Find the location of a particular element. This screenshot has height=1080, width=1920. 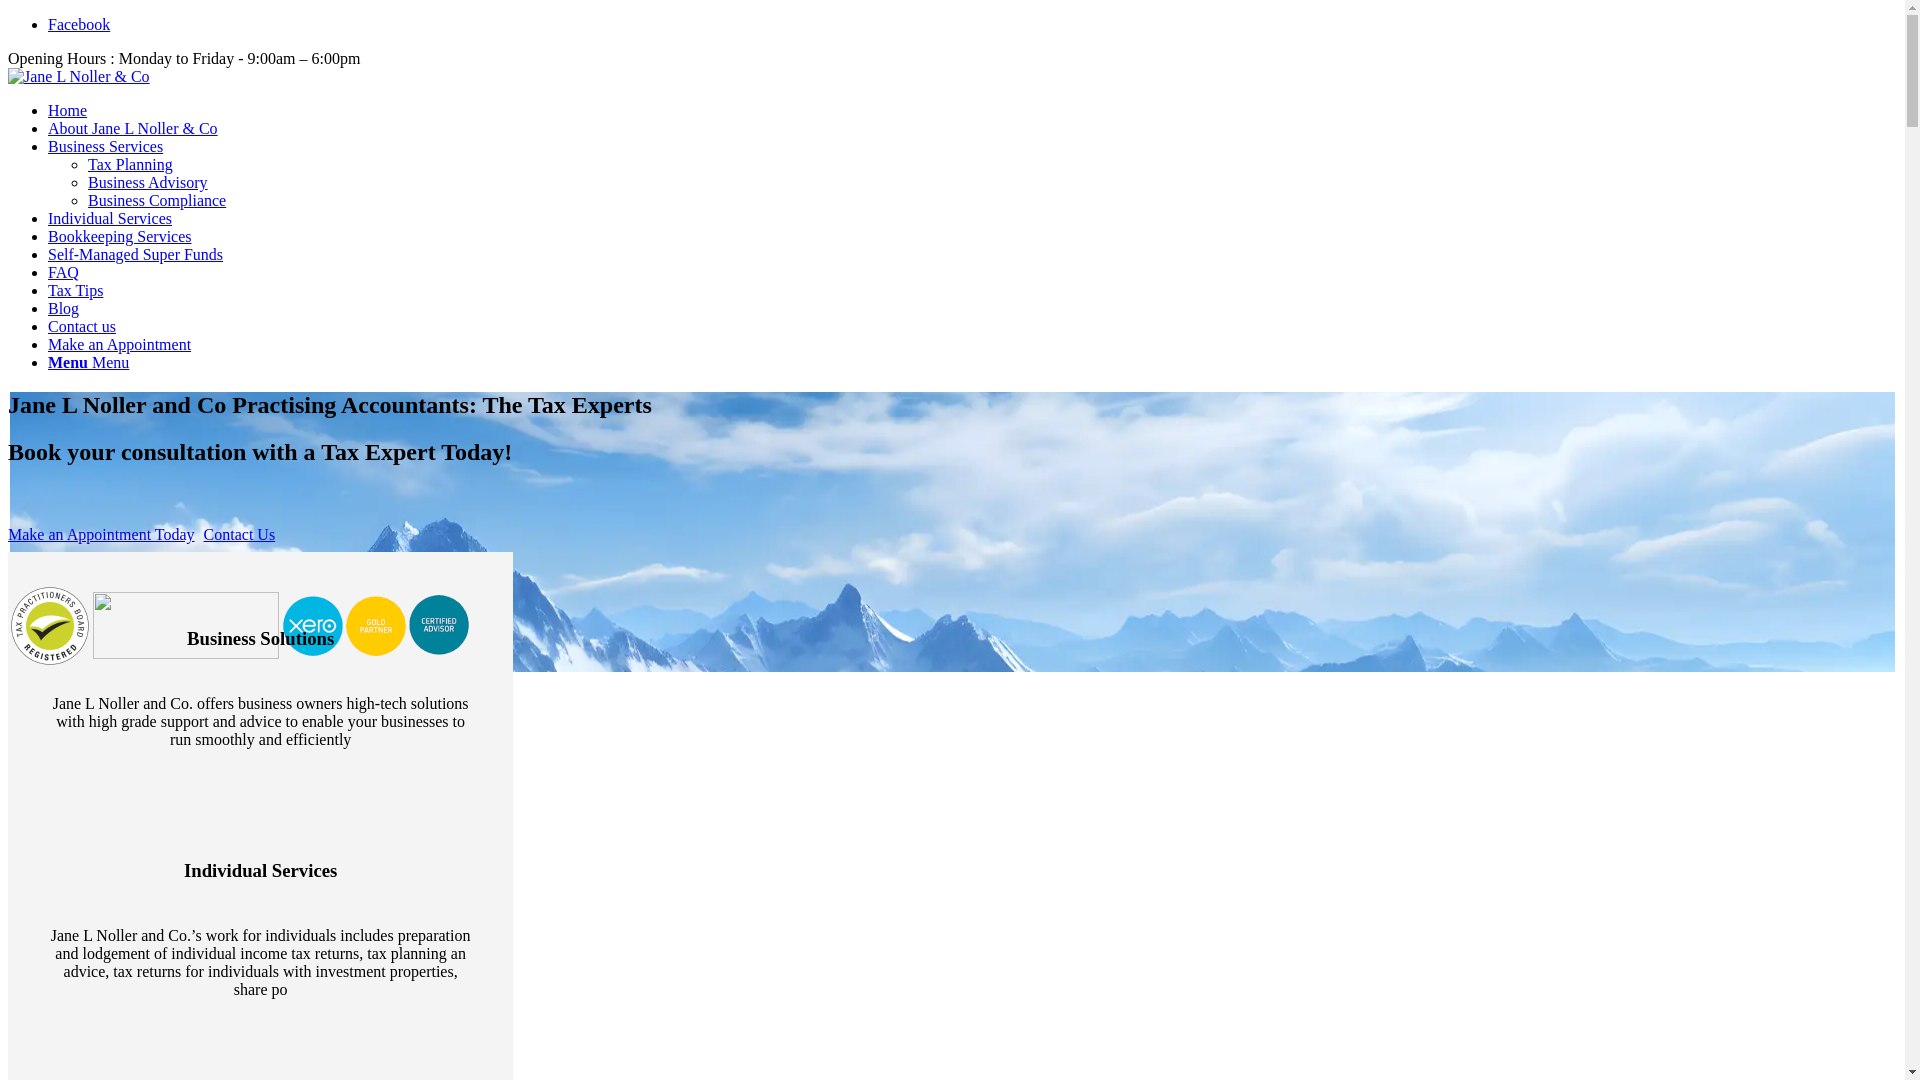

'JLNlogo' is located at coordinates (8, 76).